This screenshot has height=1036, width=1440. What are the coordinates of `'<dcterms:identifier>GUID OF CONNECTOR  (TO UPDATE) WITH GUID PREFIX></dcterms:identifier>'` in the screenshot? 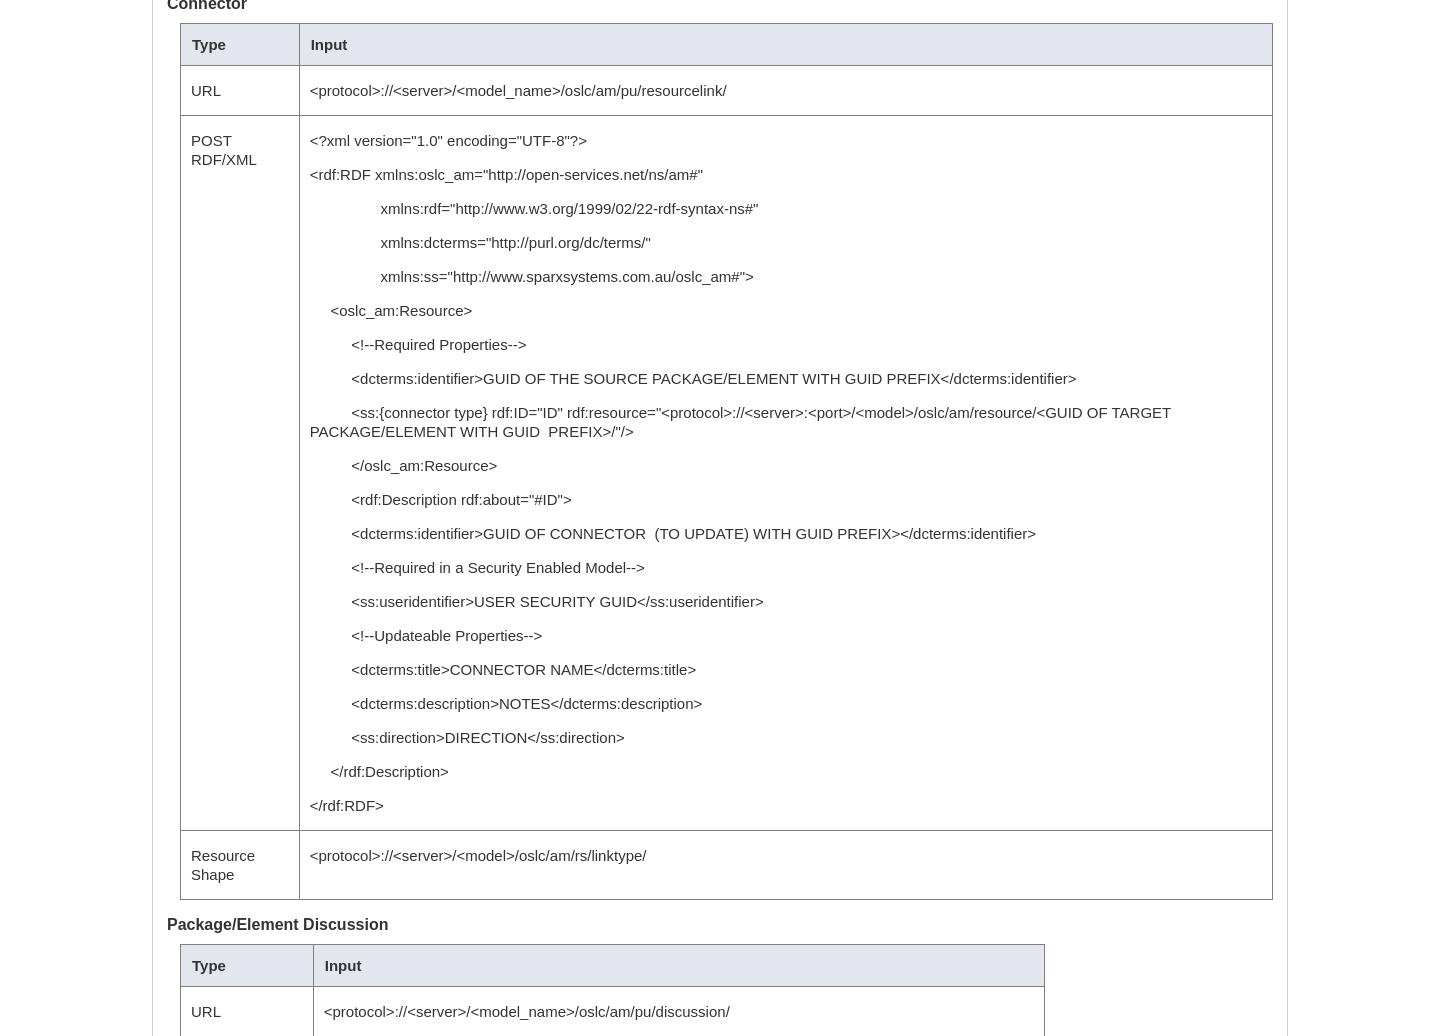 It's located at (672, 533).